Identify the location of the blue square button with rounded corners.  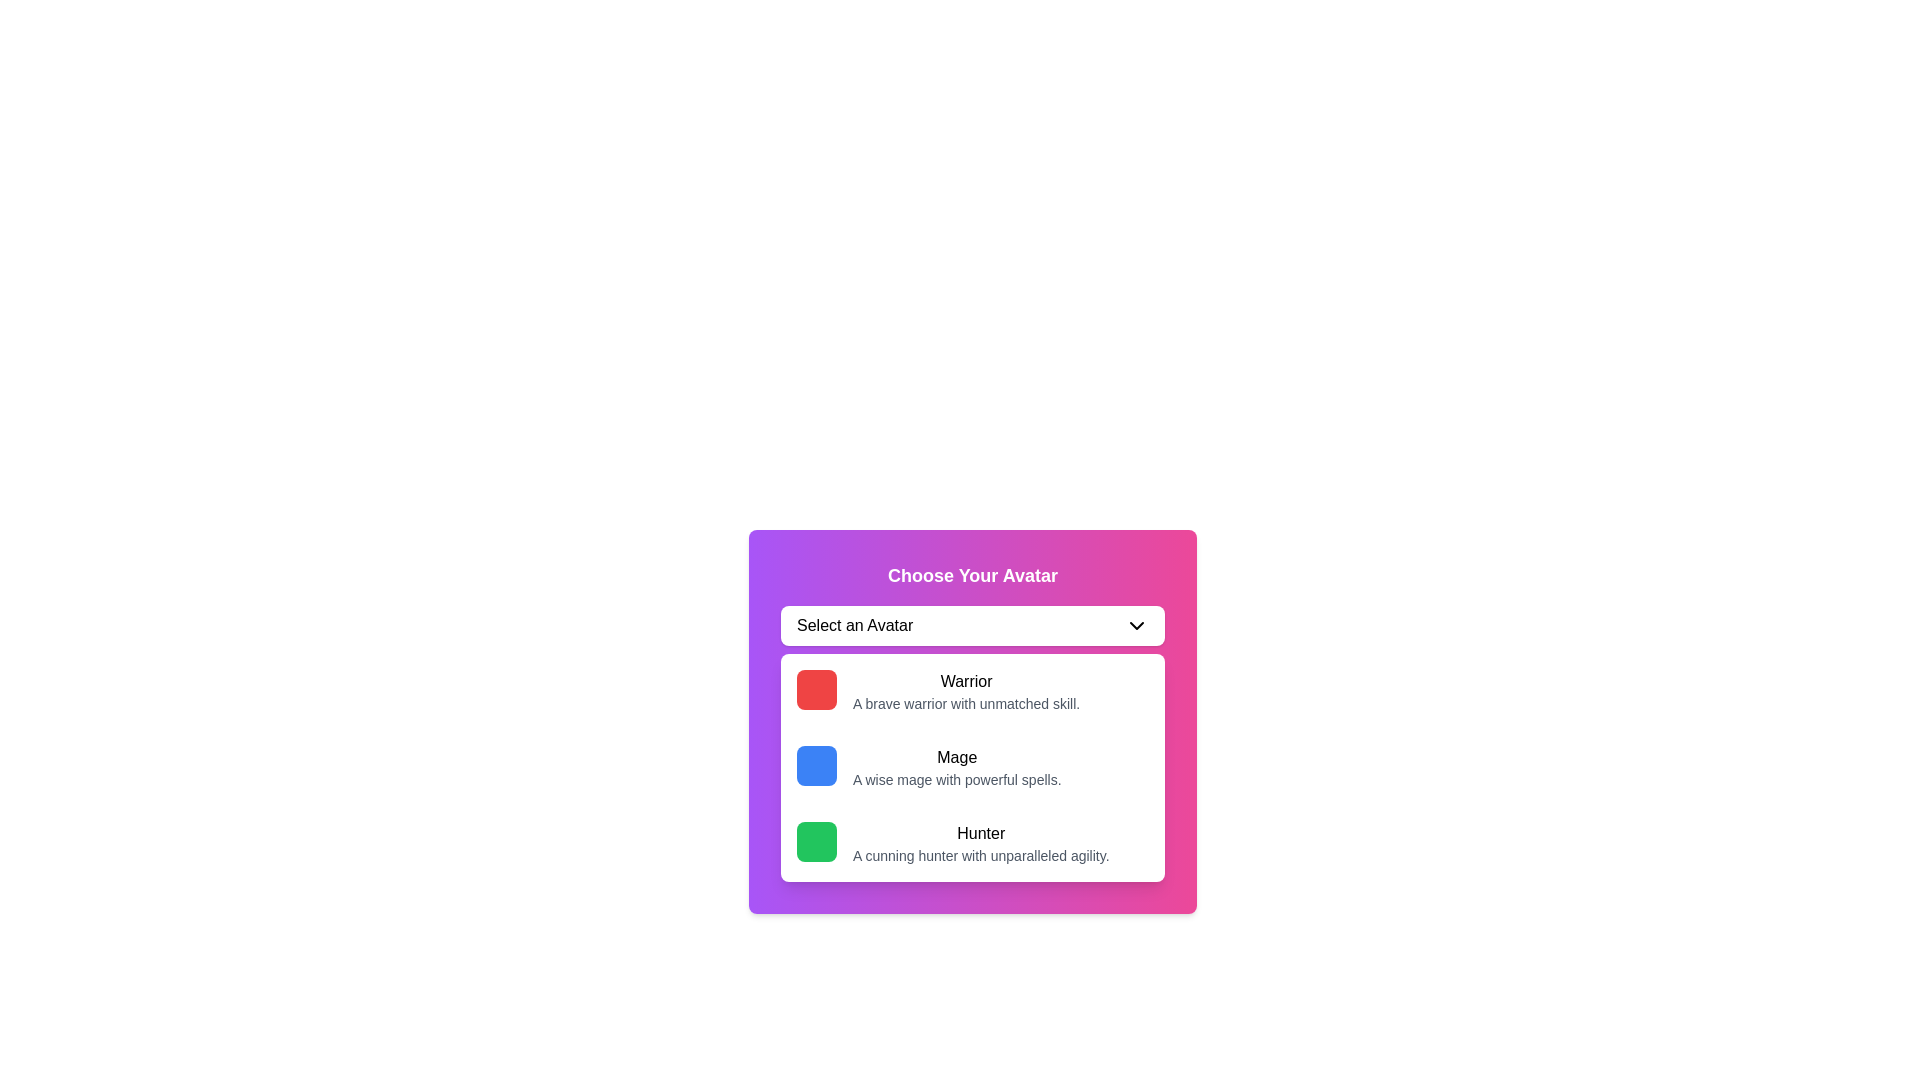
(816, 765).